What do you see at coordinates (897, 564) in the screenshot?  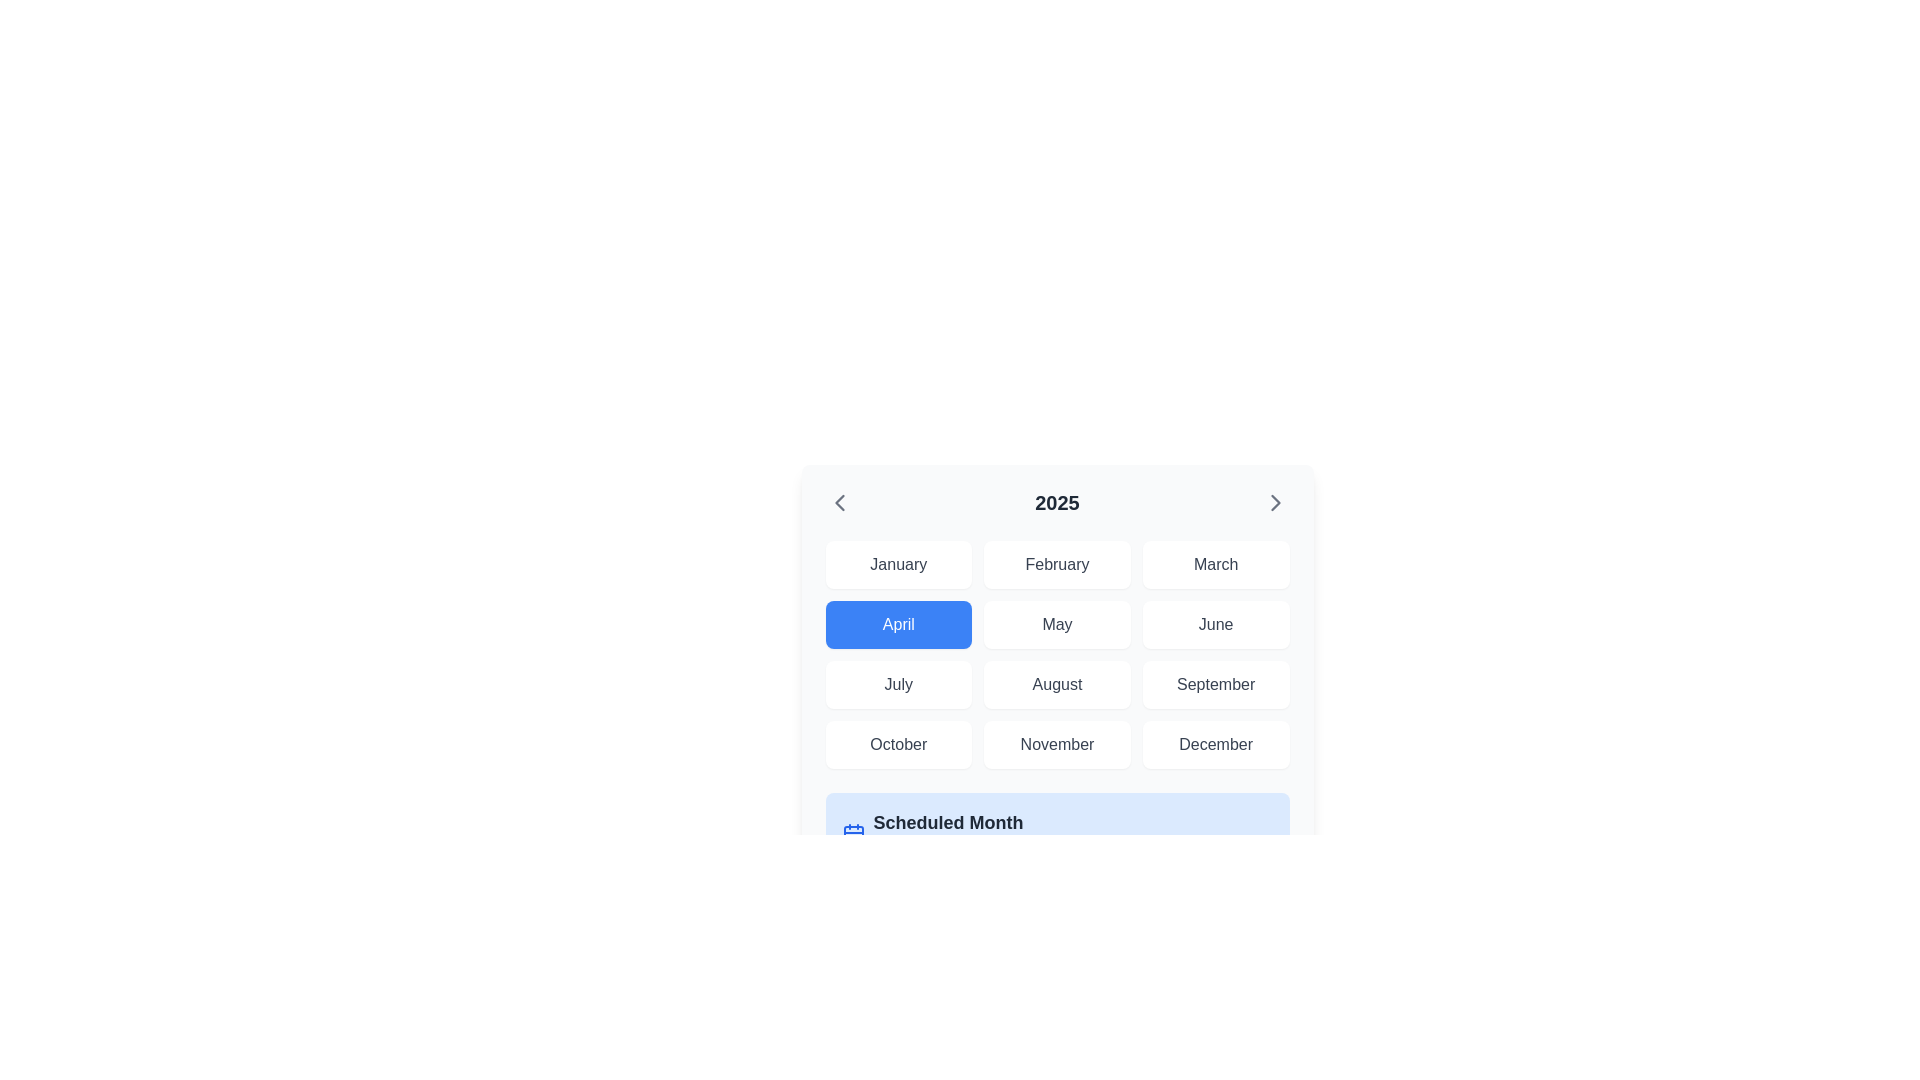 I see `the button representing the month of January in the month selection grid` at bounding box center [897, 564].